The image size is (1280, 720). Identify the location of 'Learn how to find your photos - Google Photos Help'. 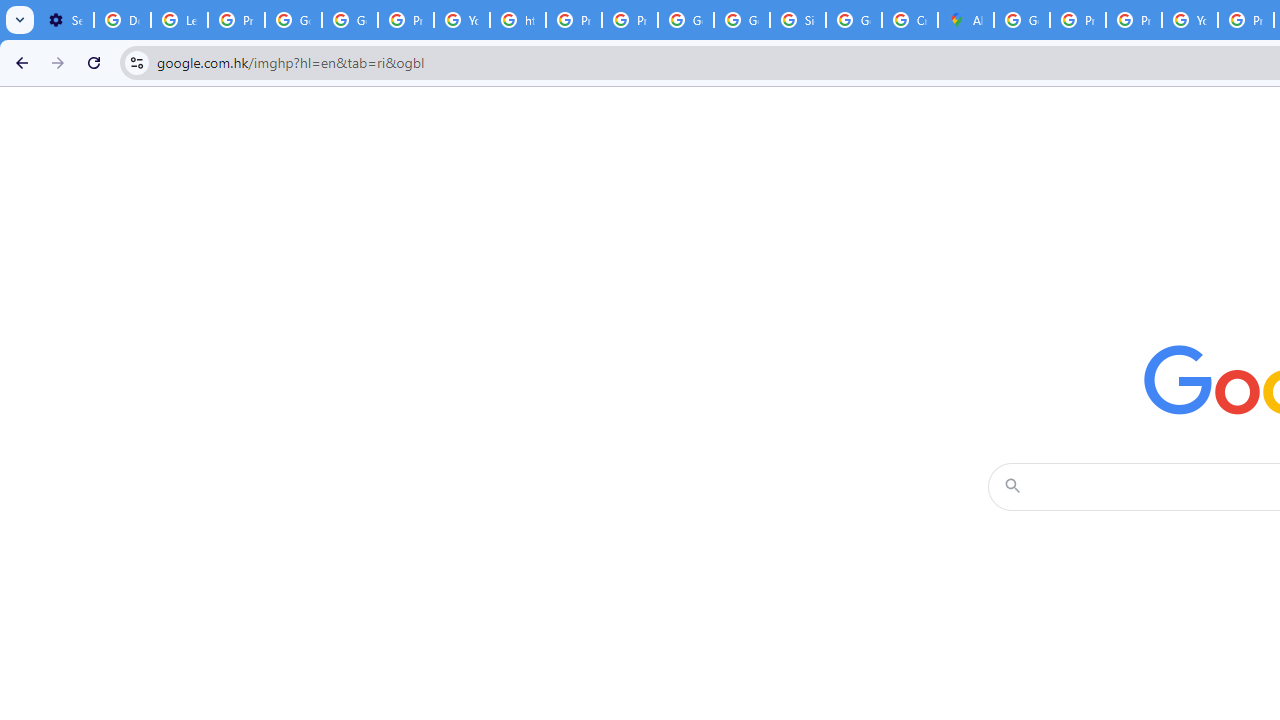
(179, 20).